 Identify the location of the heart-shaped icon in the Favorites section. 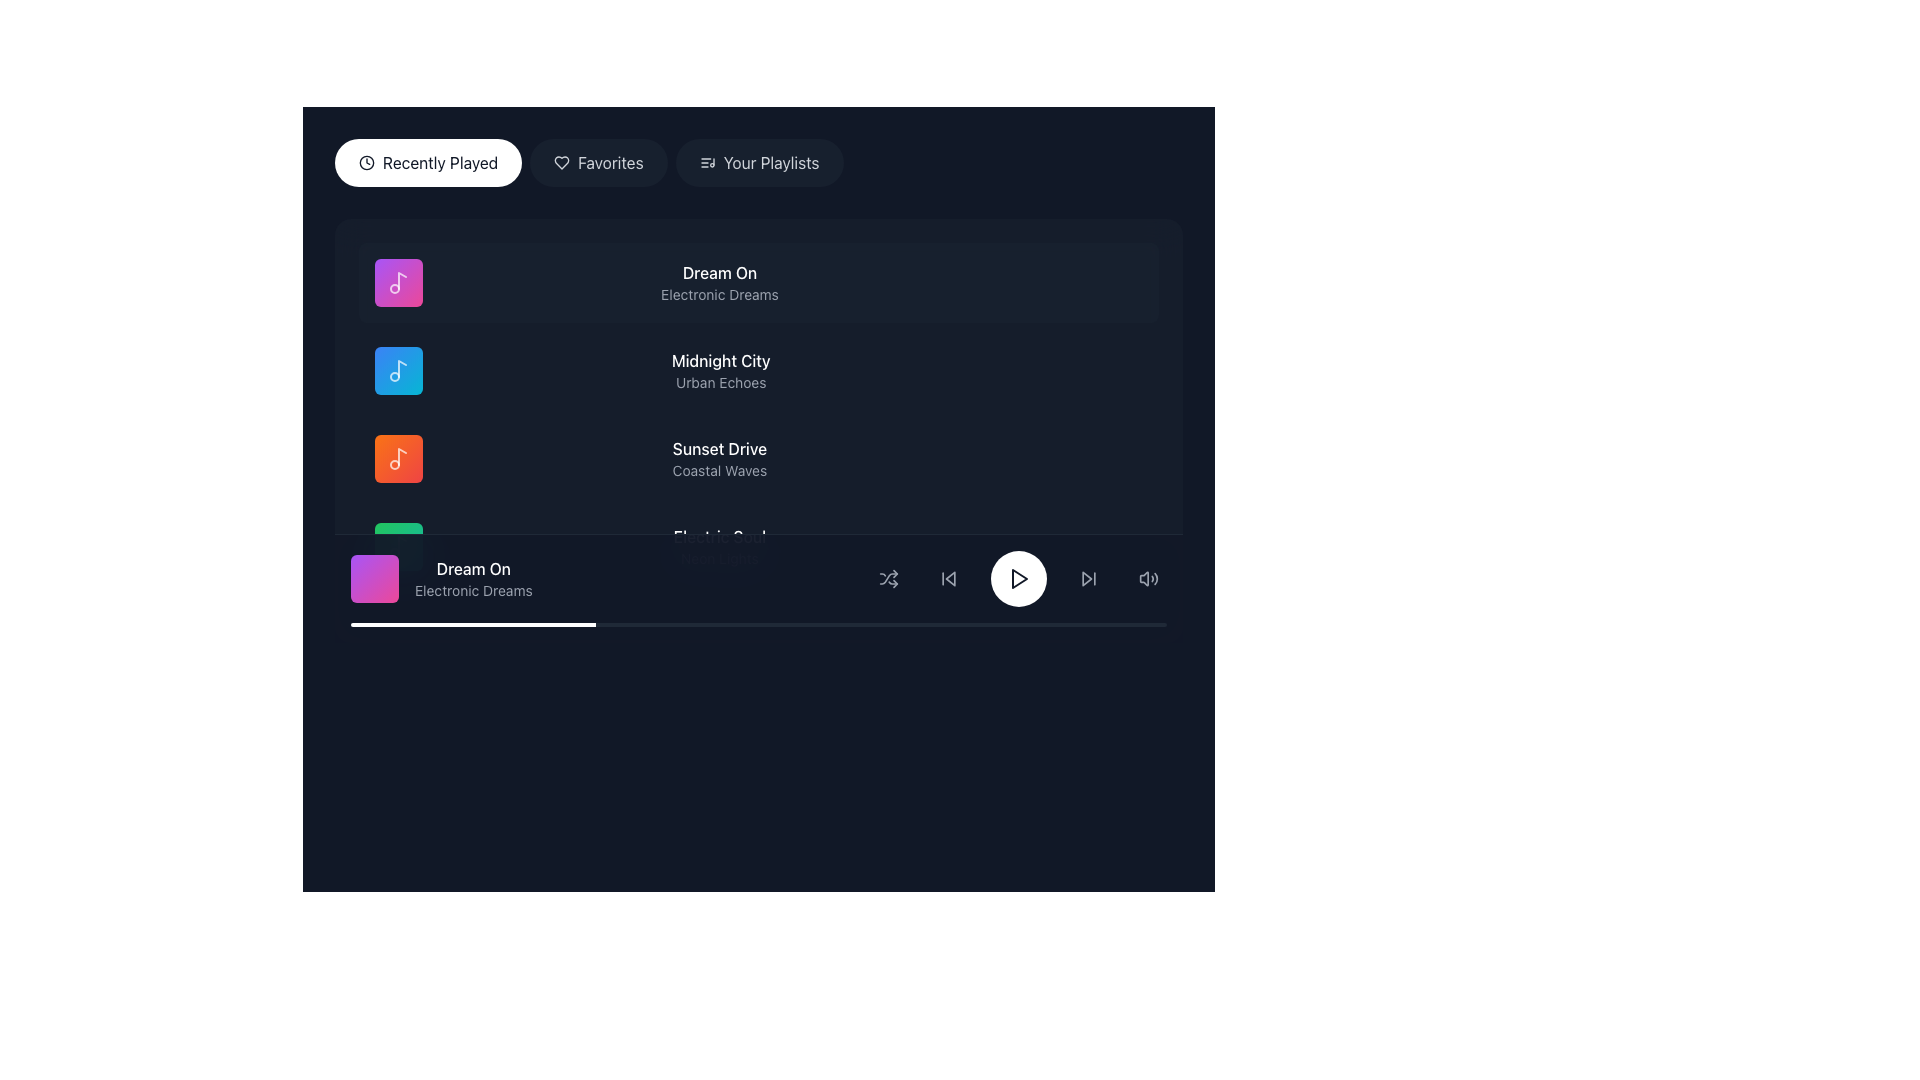
(561, 161).